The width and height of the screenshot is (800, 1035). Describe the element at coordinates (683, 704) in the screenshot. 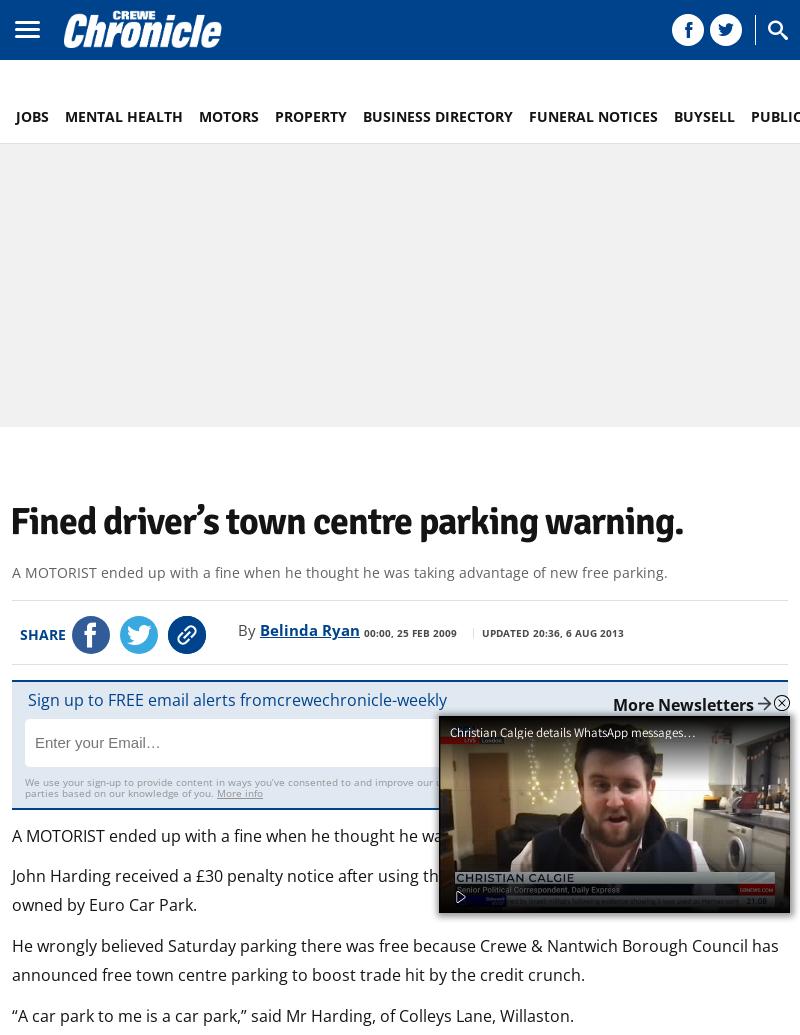

I see `'More Newsletters'` at that location.